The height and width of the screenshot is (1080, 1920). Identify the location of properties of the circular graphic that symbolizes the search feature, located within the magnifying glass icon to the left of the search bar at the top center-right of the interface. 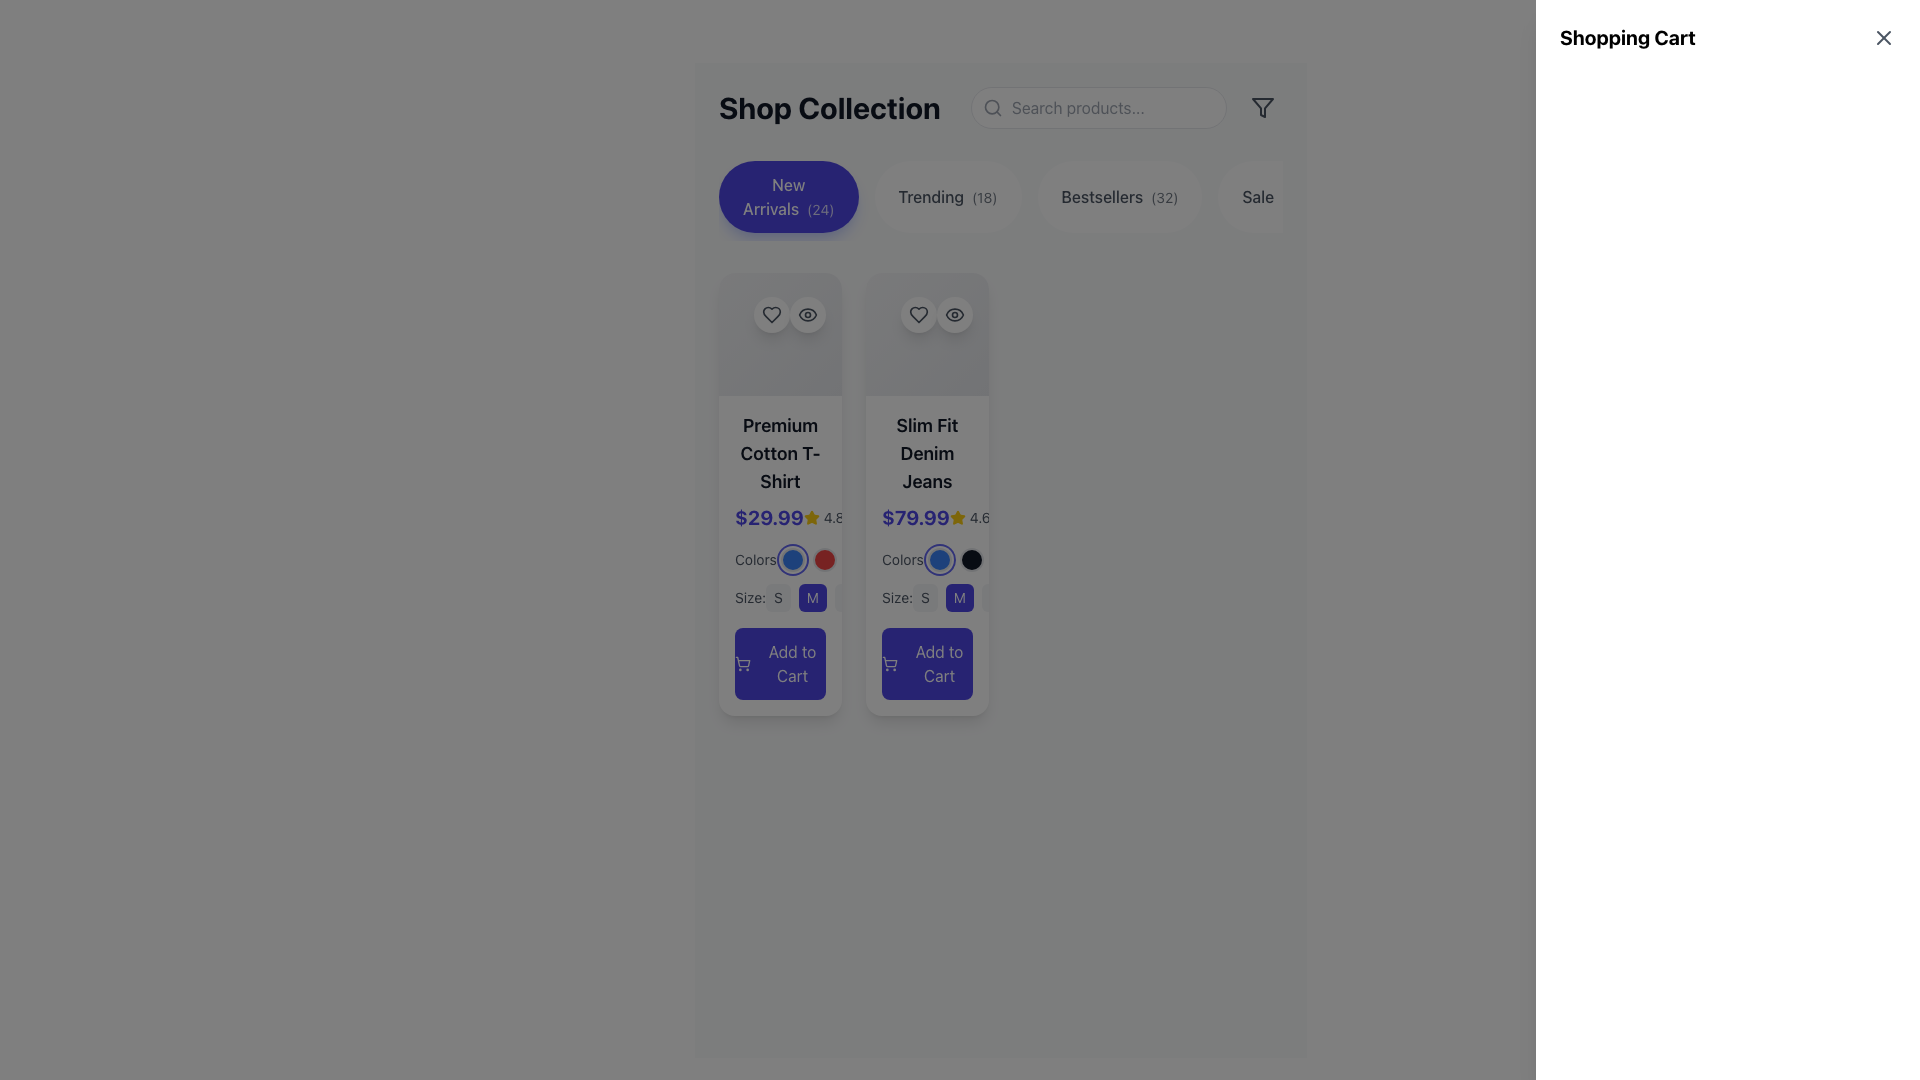
(992, 107).